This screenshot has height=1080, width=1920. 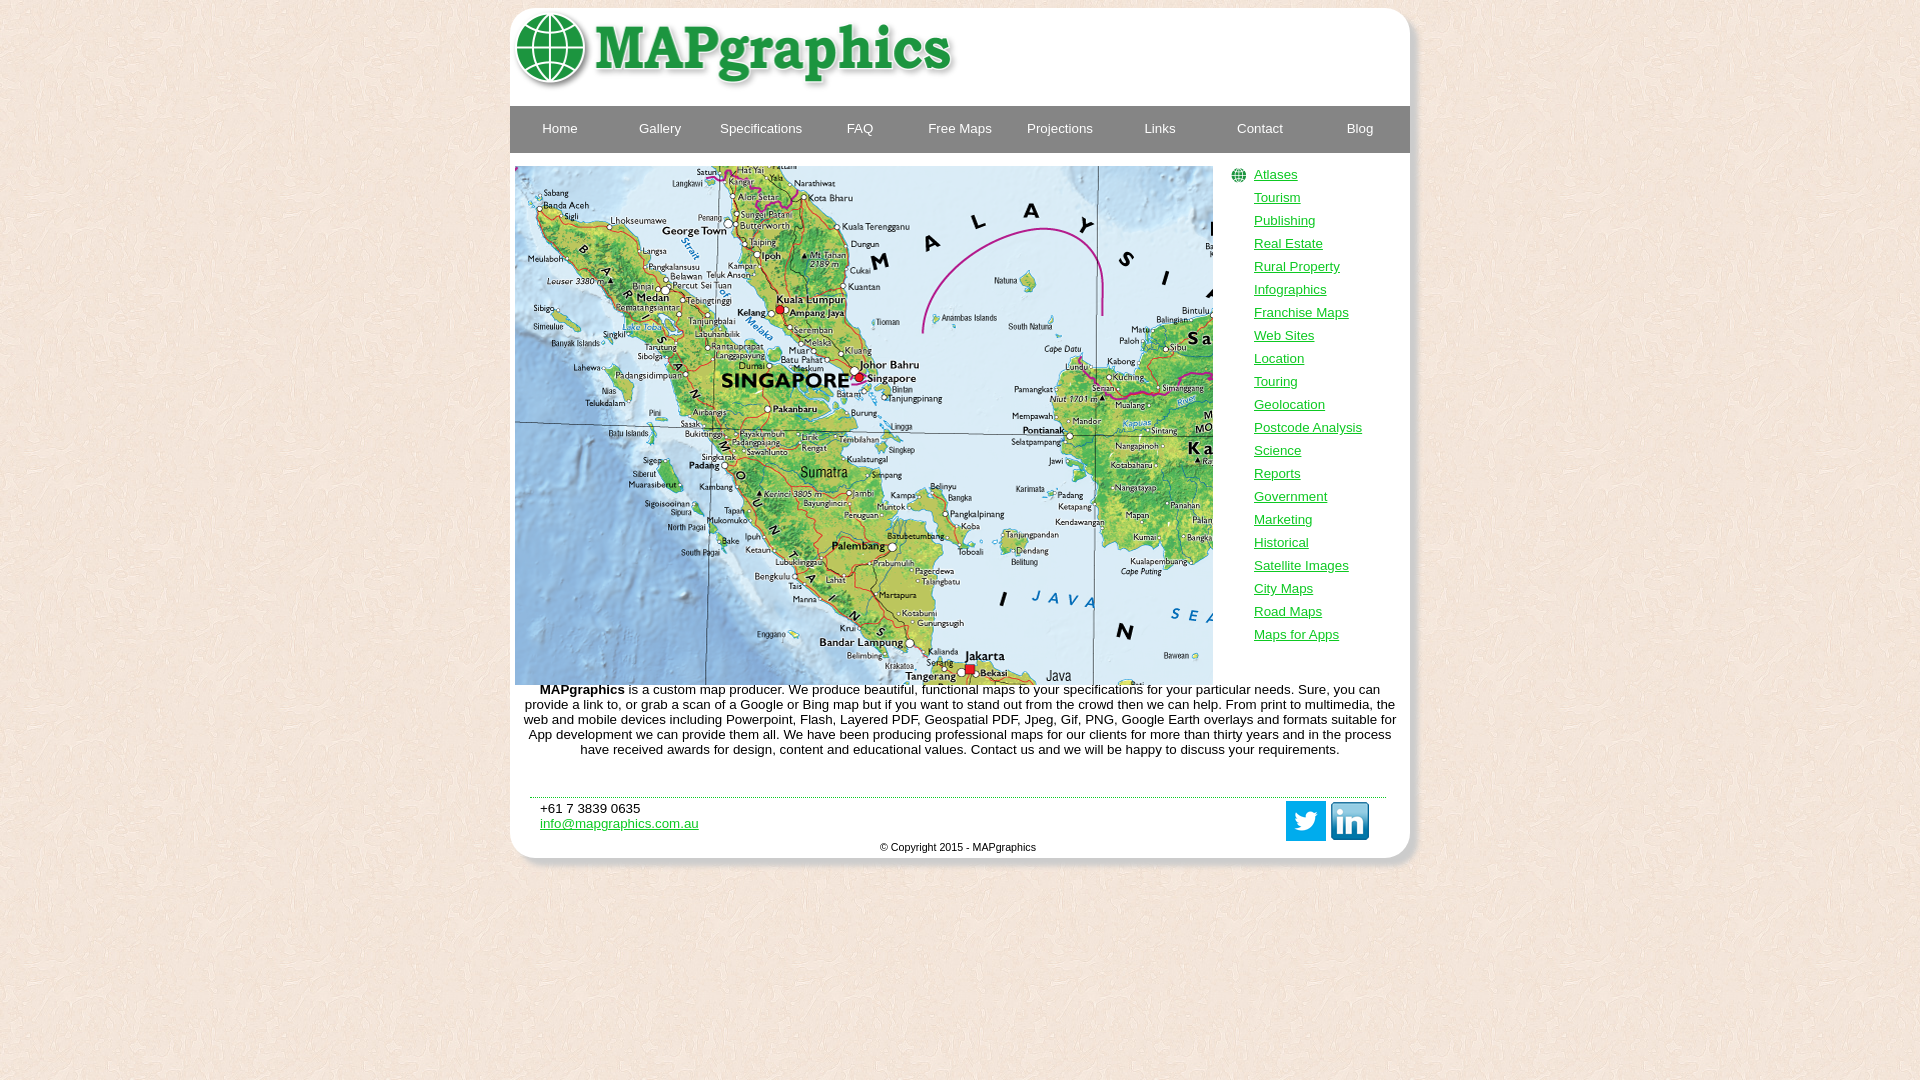 What do you see at coordinates (660, 129) in the screenshot?
I see `'Gallery'` at bounding box center [660, 129].